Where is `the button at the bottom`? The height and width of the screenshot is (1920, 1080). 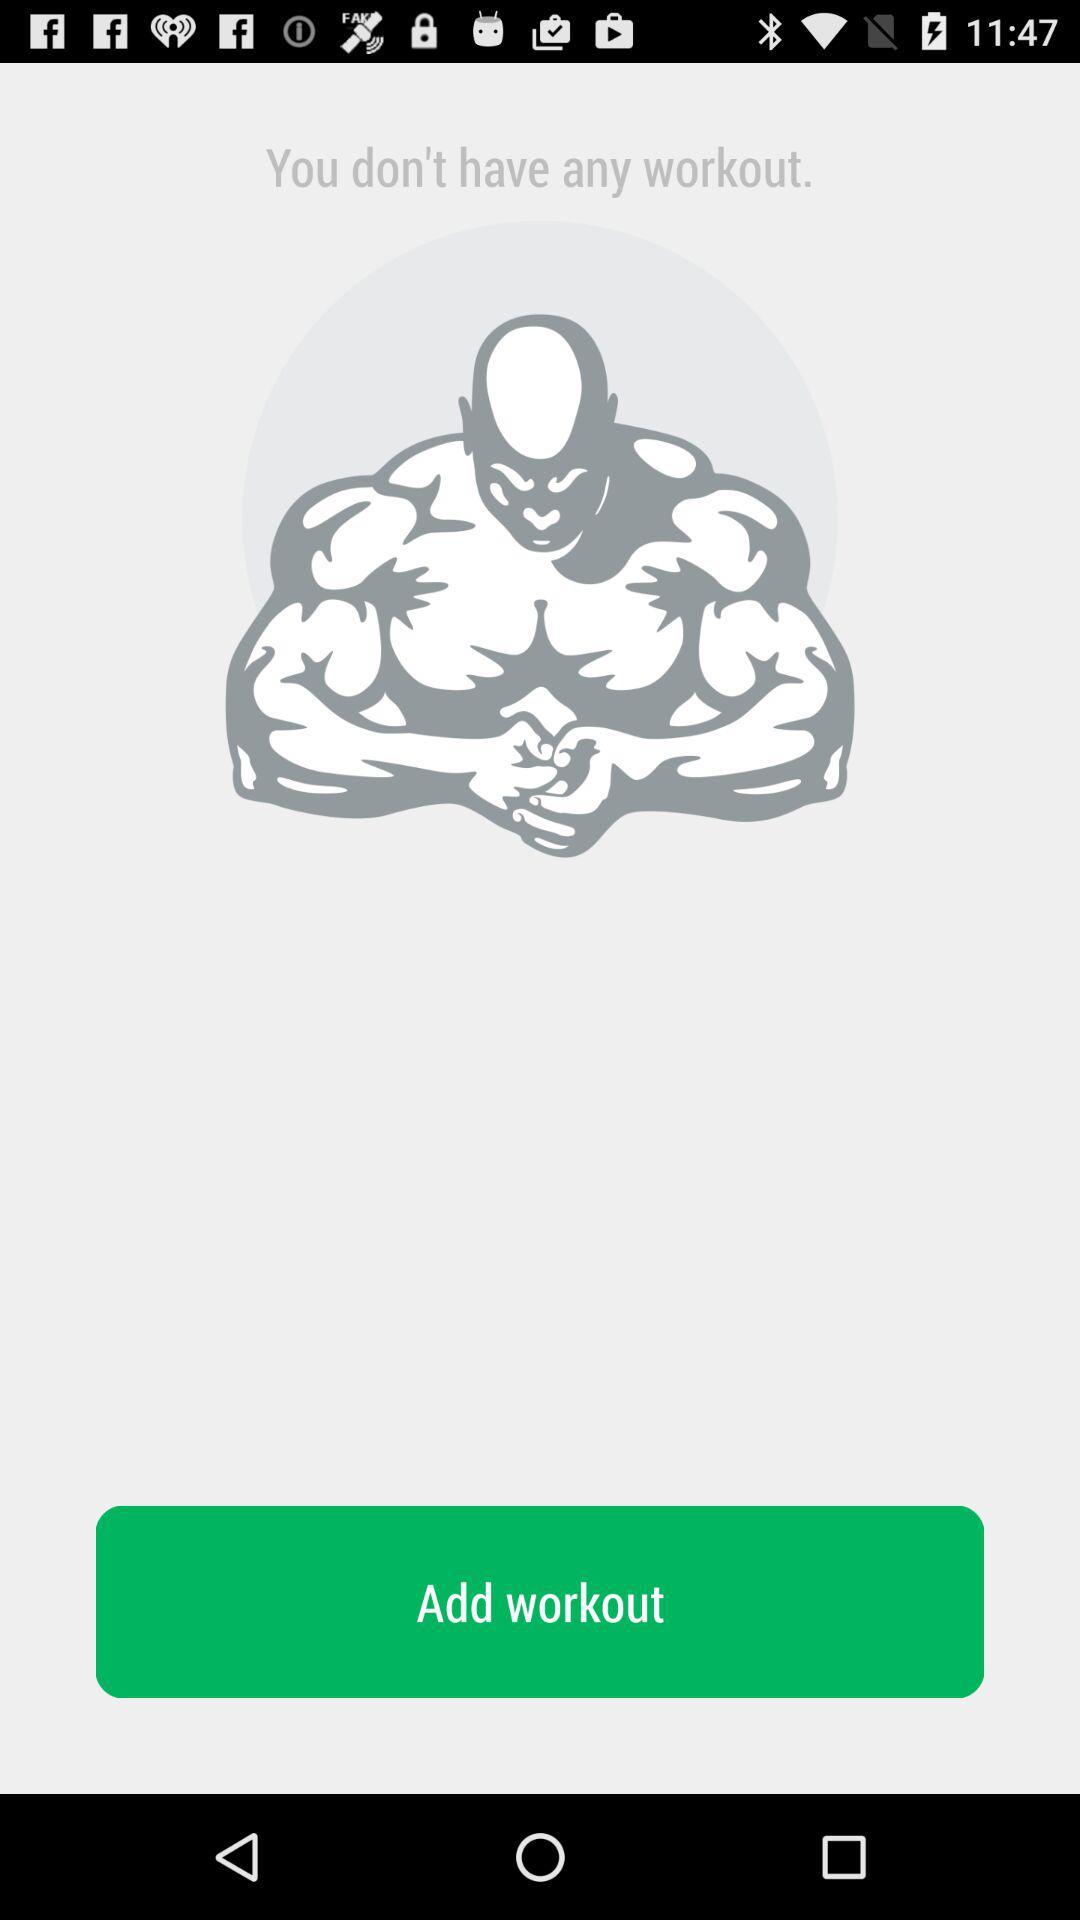
the button at the bottom is located at coordinates (540, 1602).